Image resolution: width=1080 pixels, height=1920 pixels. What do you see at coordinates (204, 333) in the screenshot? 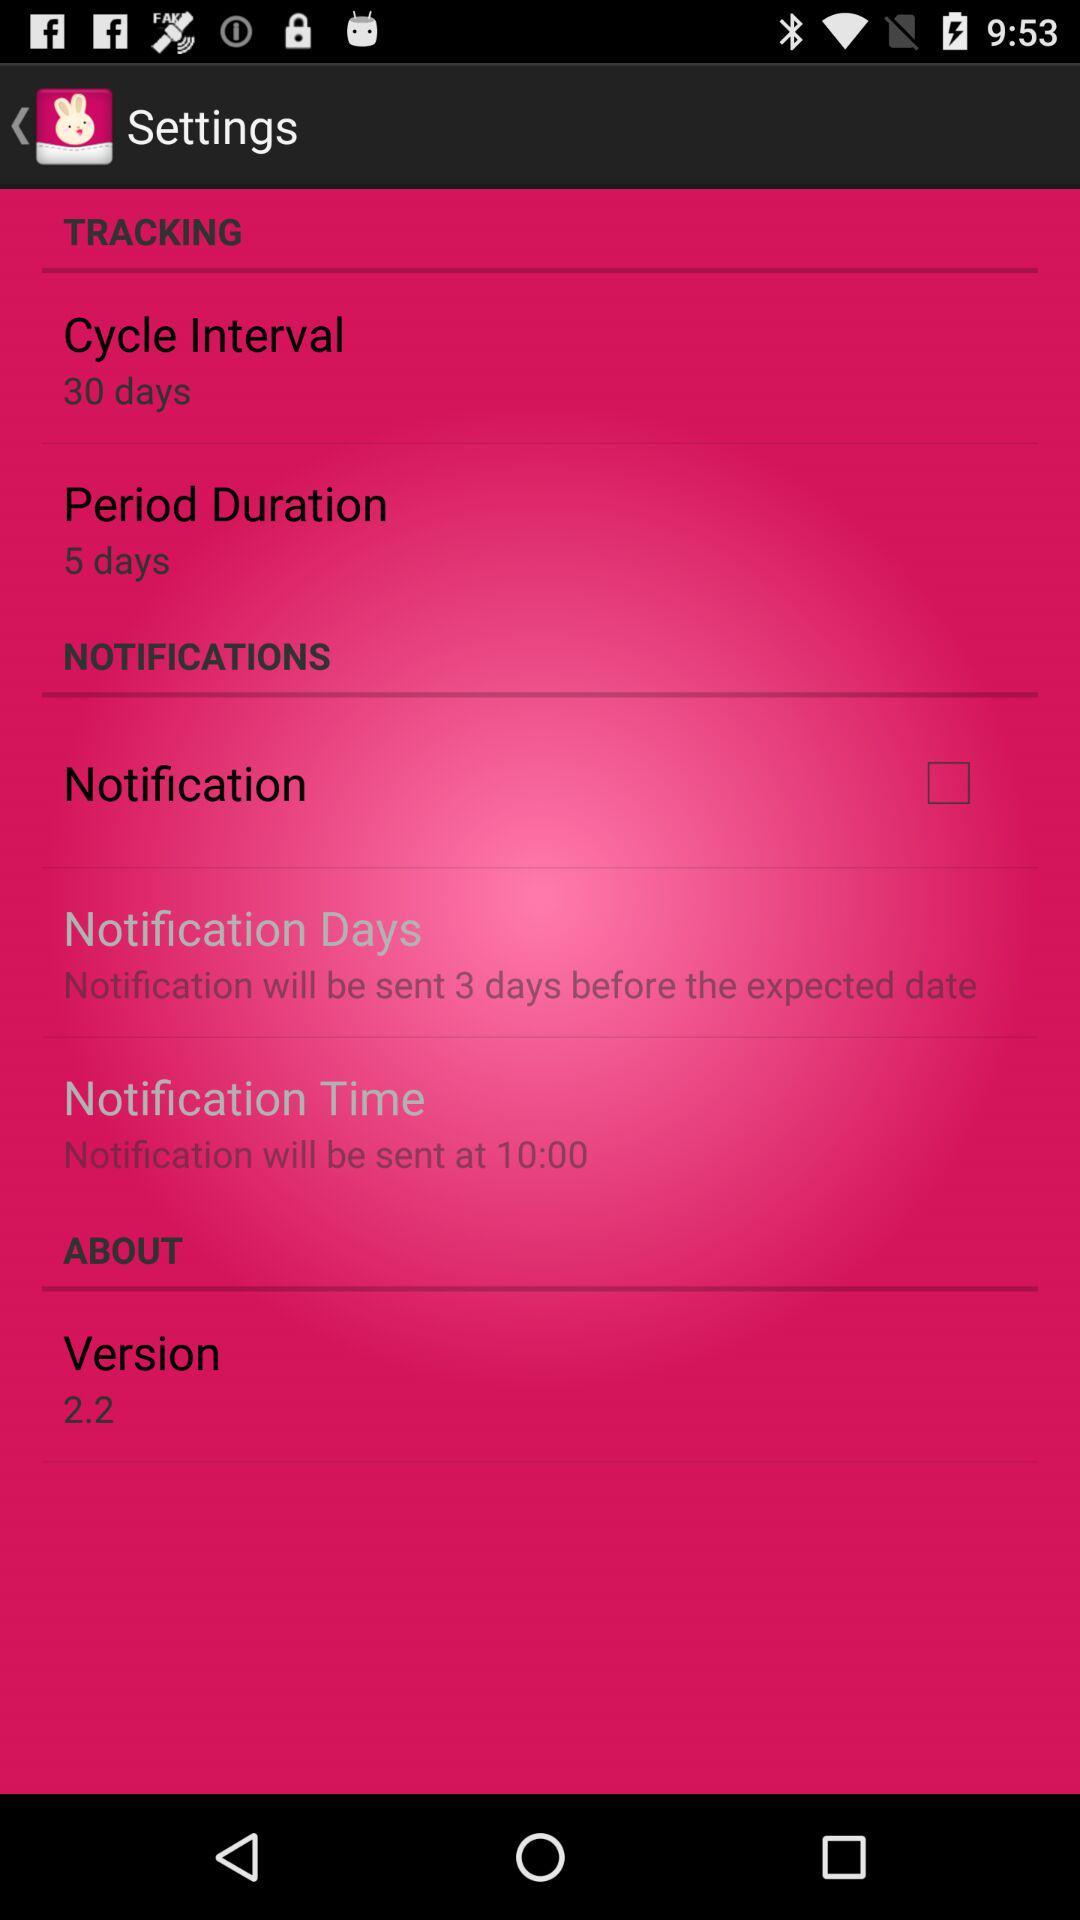
I see `cycle interval icon` at bounding box center [204, 333].